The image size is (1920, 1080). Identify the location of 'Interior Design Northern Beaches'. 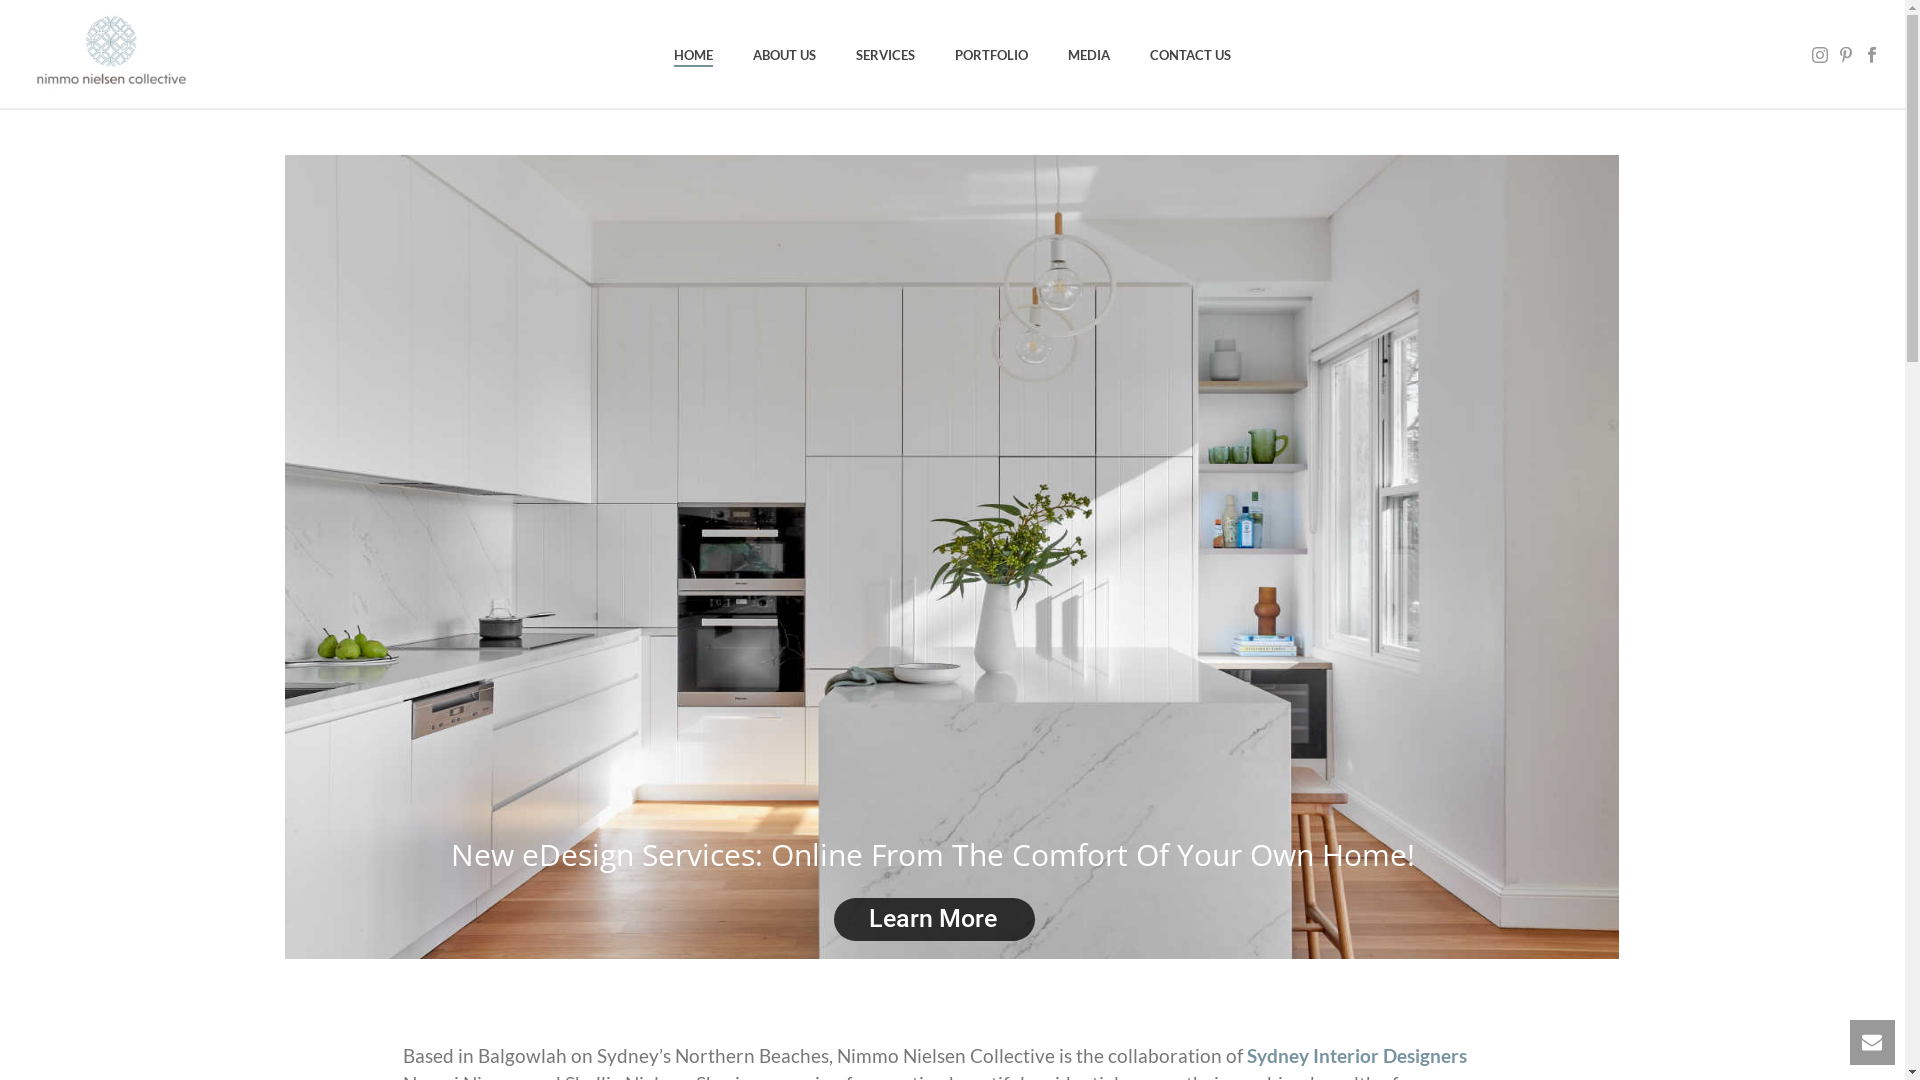
(109, 53).